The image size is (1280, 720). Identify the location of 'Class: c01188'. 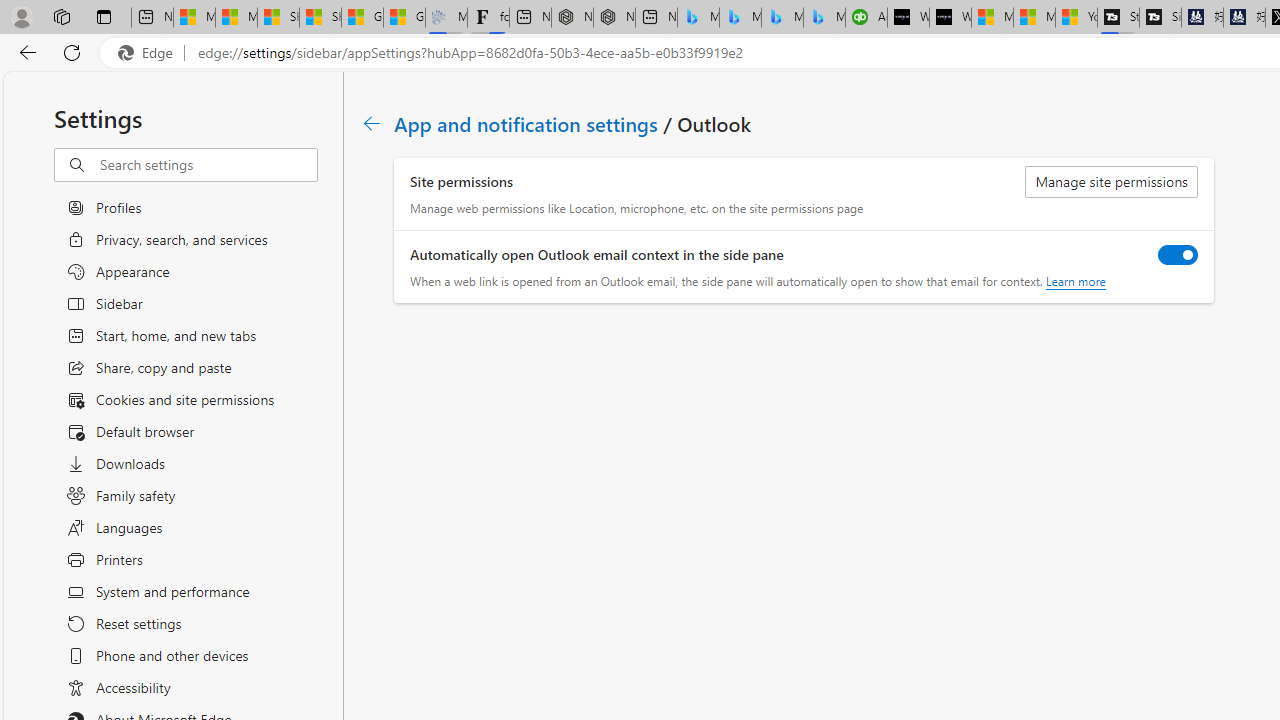
(371, 123).